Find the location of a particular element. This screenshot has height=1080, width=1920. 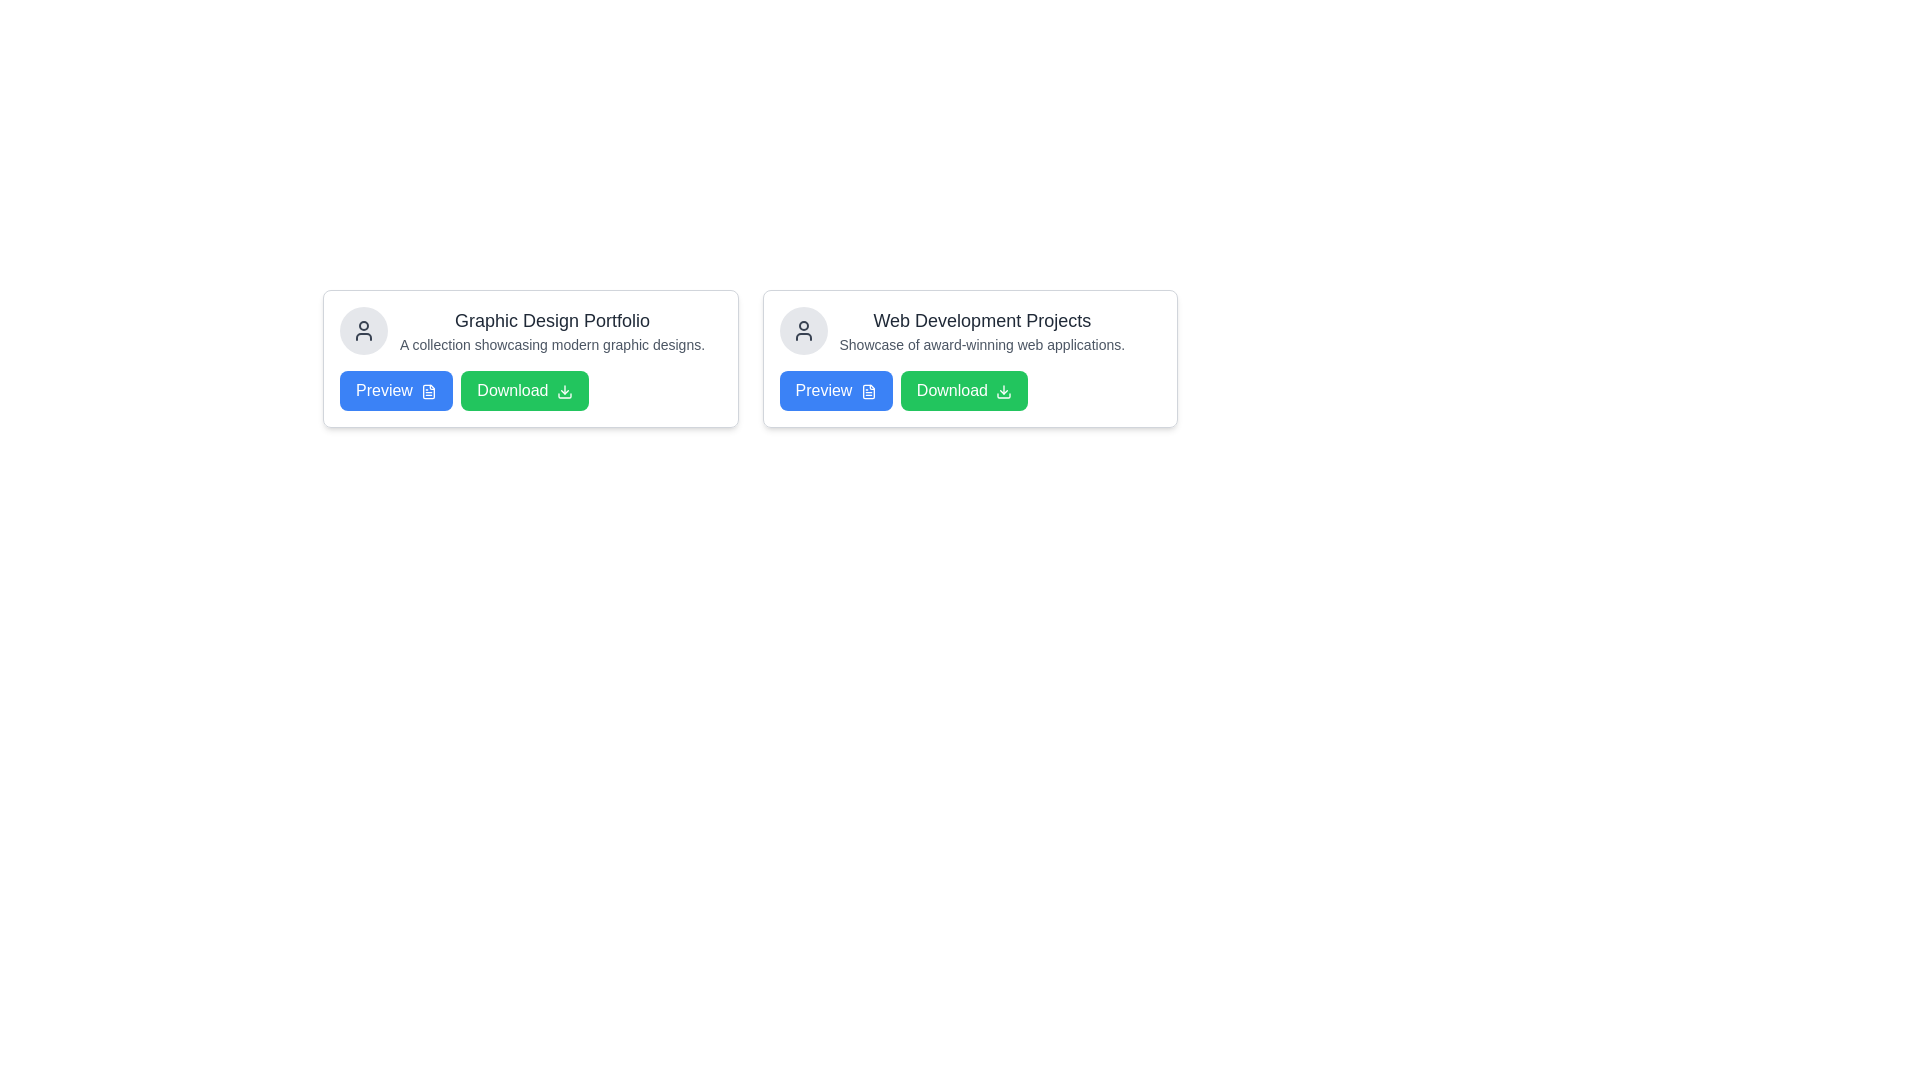

the document icon within the 'Preview' button of the 'Web Development Projects' card is located at coordinates (868, 391).